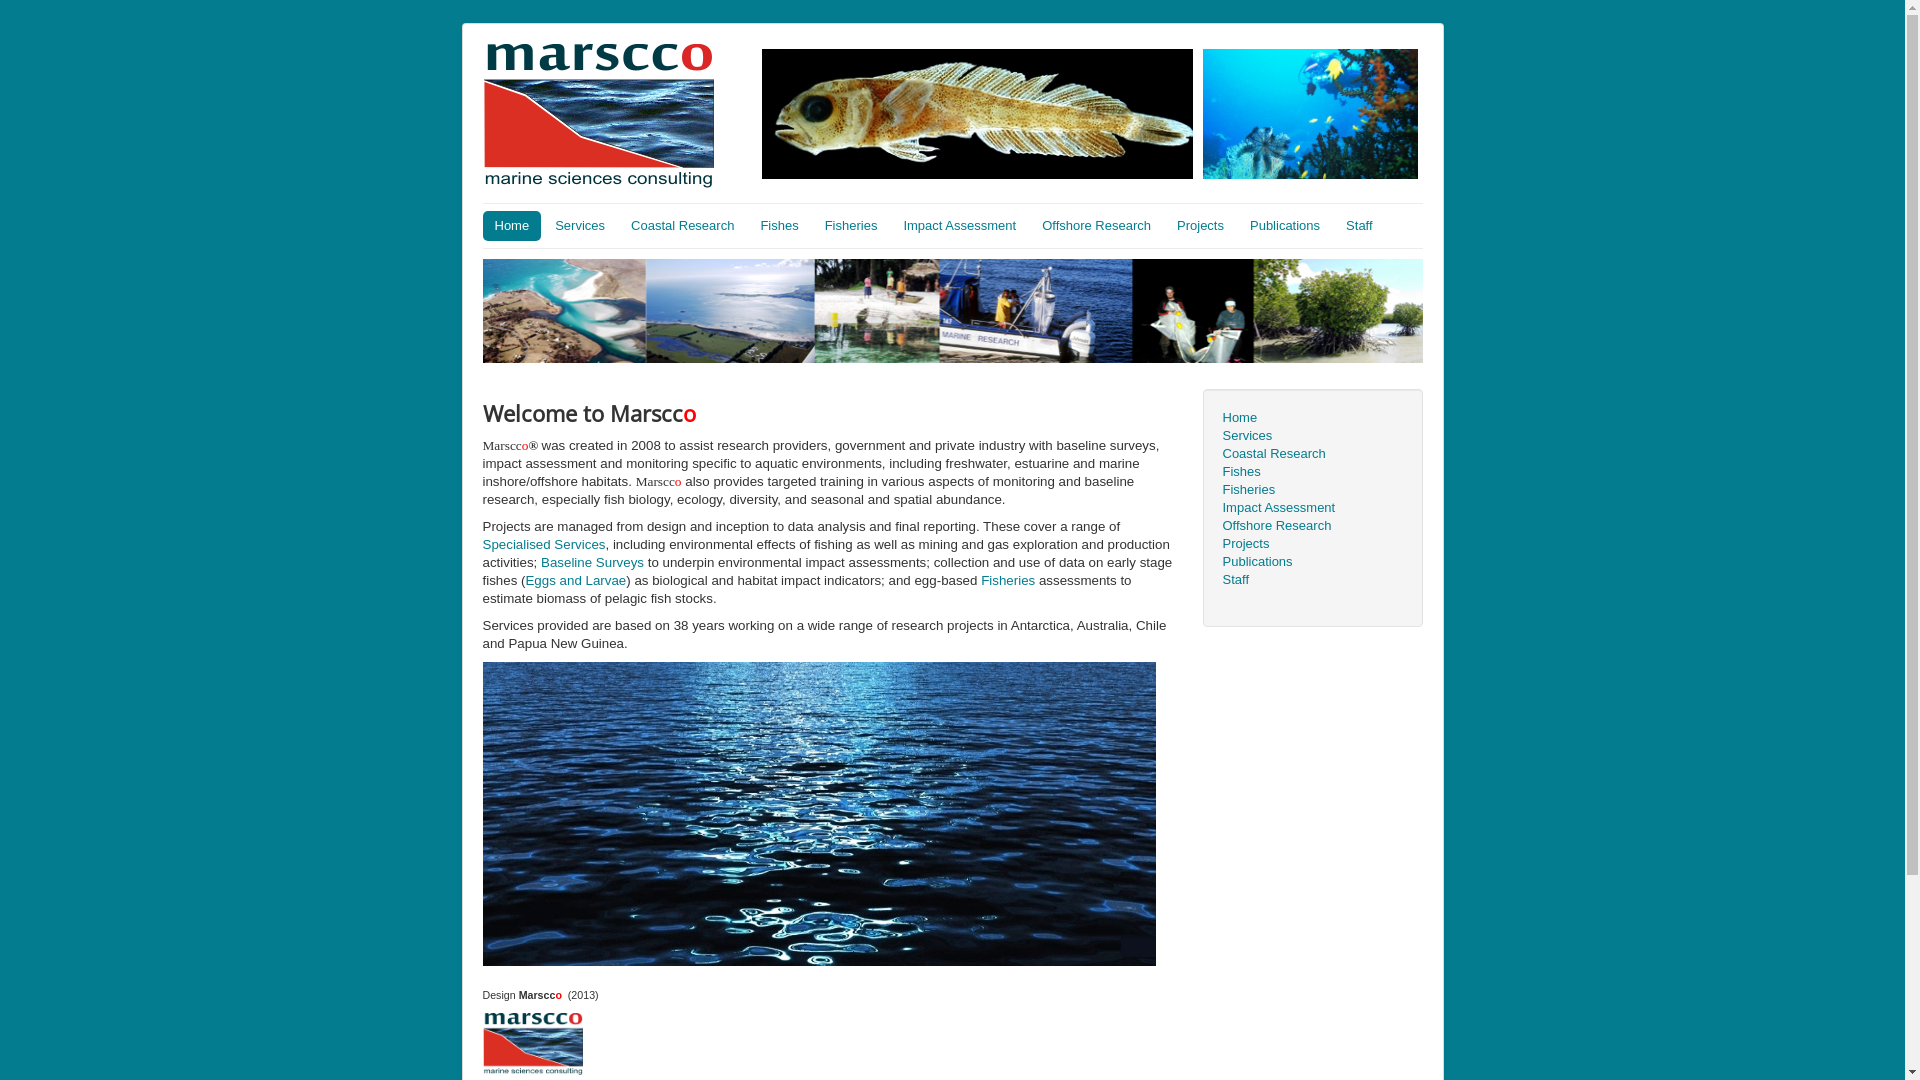 Image resolution: width=1920 pixels, height=1080 pixels. What do you see at coordinates (1311, 524) in the screenshot?
I see `'Offshore Research'` at bounding box center [1311, 524].